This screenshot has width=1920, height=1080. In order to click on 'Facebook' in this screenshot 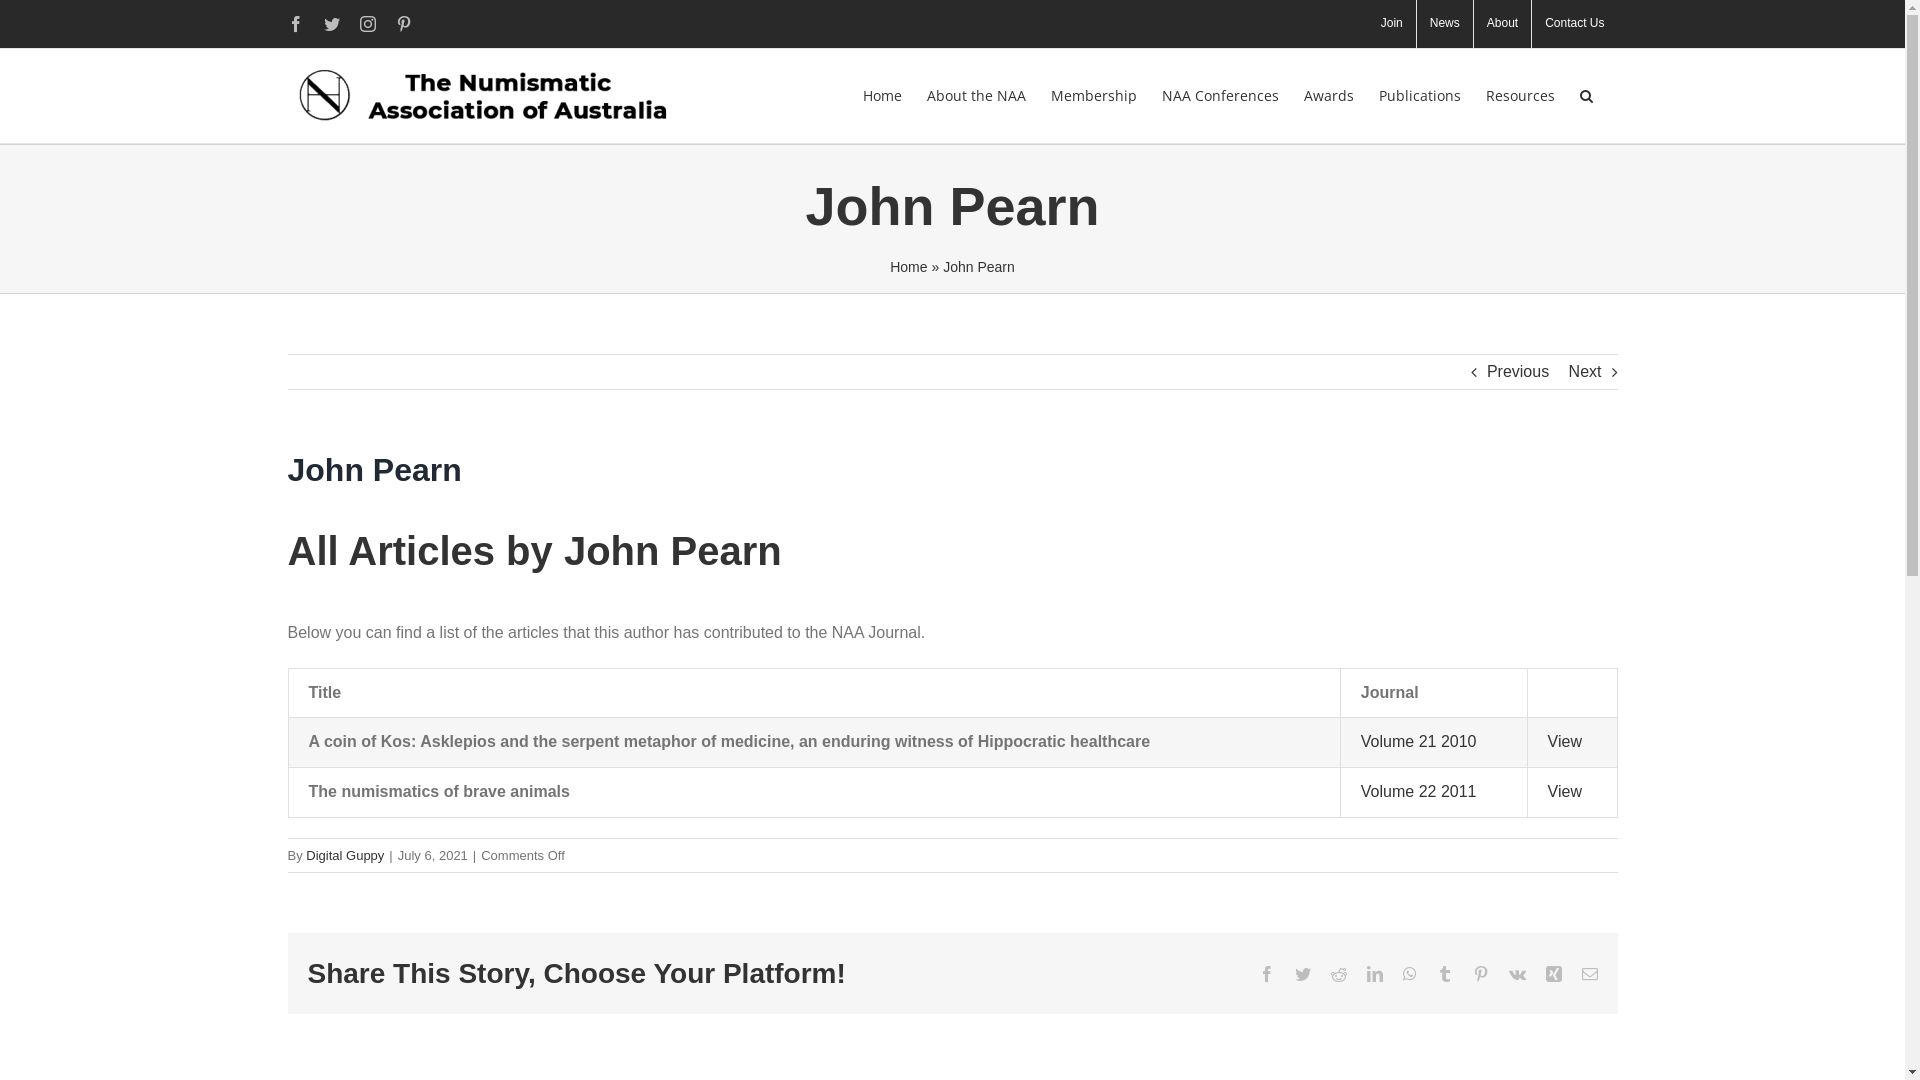, I will do `click(1265, 973)`.